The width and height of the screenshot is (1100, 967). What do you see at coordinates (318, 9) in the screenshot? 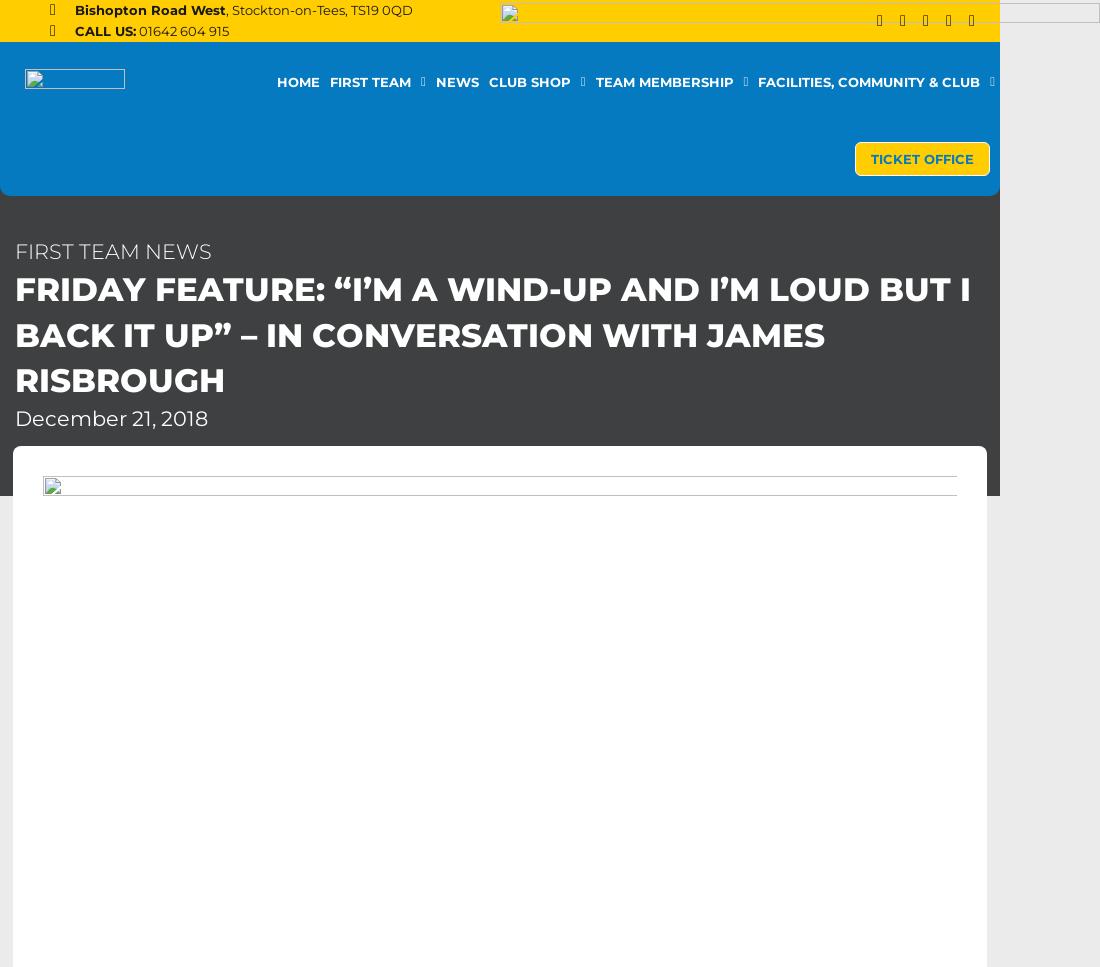
I see `', Stockton-on-Tees, TS19 0QD'` at bounding box center [318, 9].